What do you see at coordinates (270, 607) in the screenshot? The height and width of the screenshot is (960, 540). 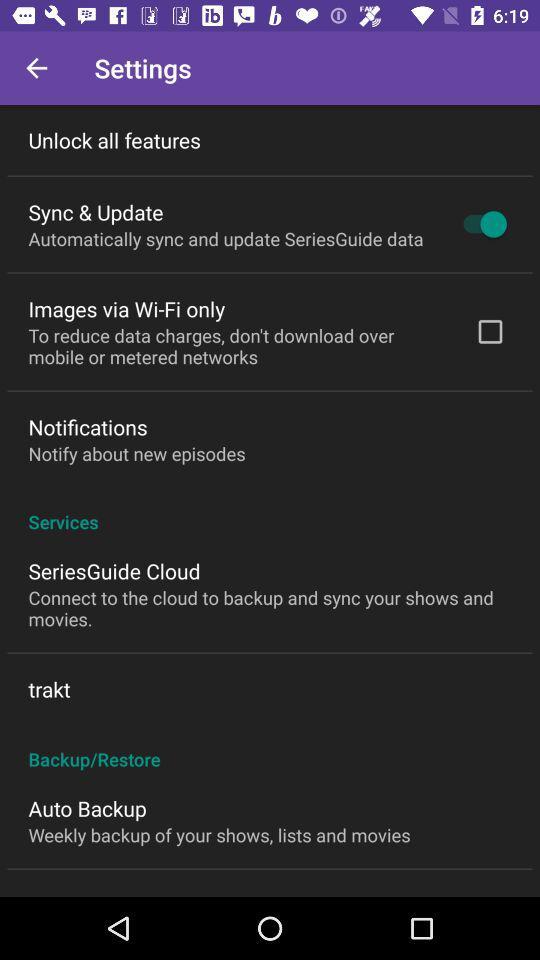 I see `the icon above the trakt icon` at bounding box center [270, 607].